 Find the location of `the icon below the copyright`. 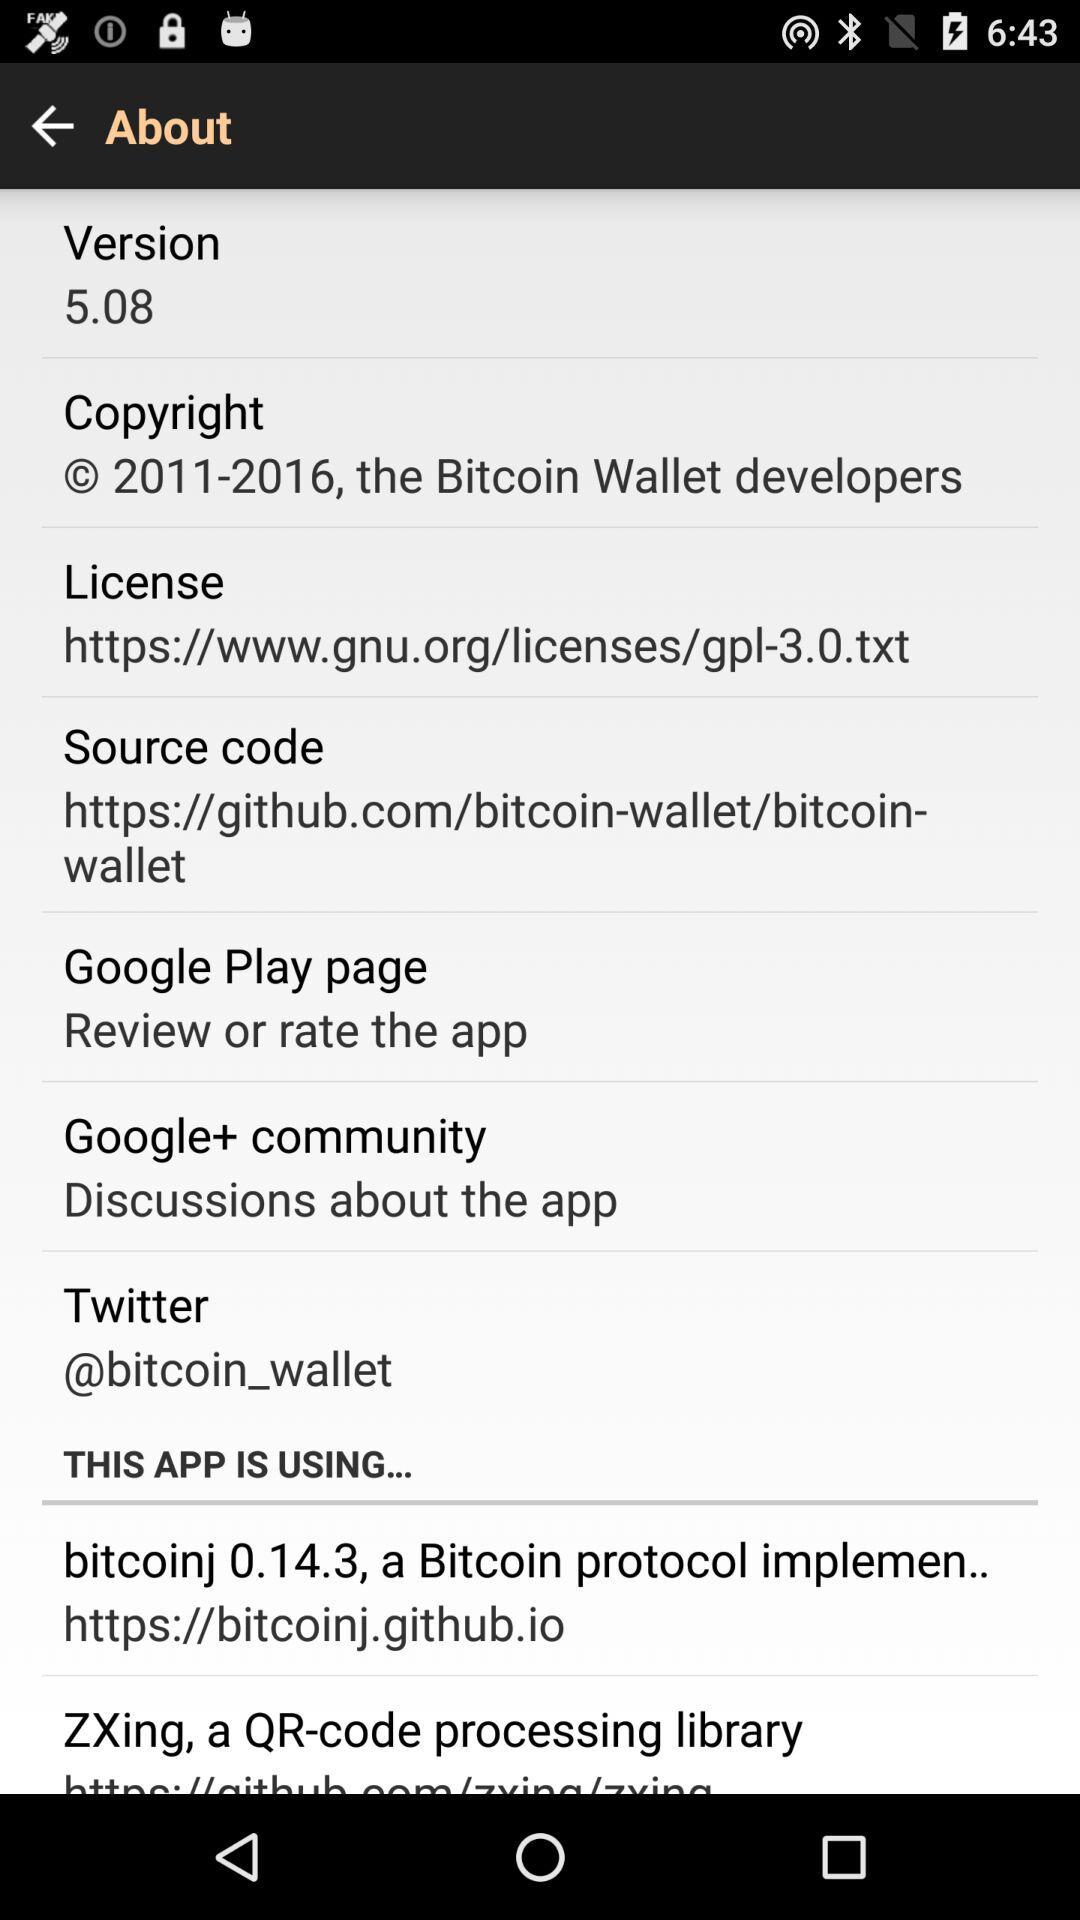

the icon below the copyright is located at coordinates (512, 473).